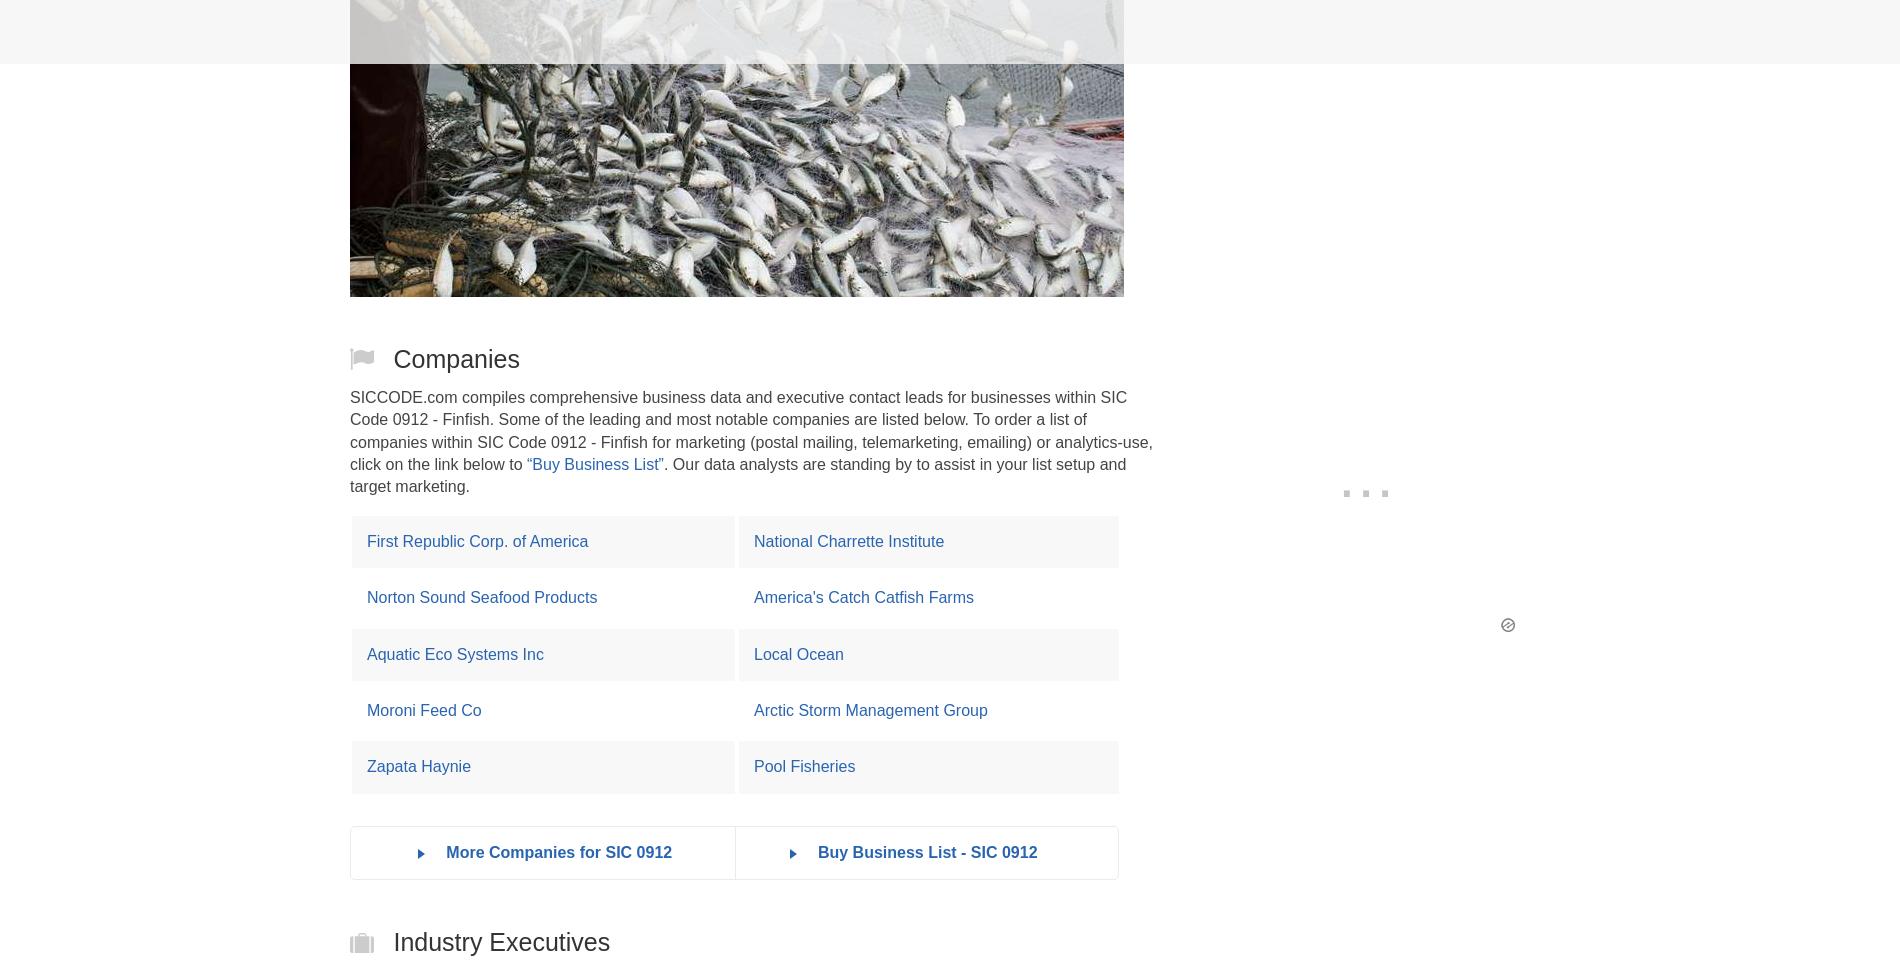 The image size is (1900, 968). Describe the element at coordinates (423, 708) in the screenshot. I see `'Moroni Feed Co'` at that location.